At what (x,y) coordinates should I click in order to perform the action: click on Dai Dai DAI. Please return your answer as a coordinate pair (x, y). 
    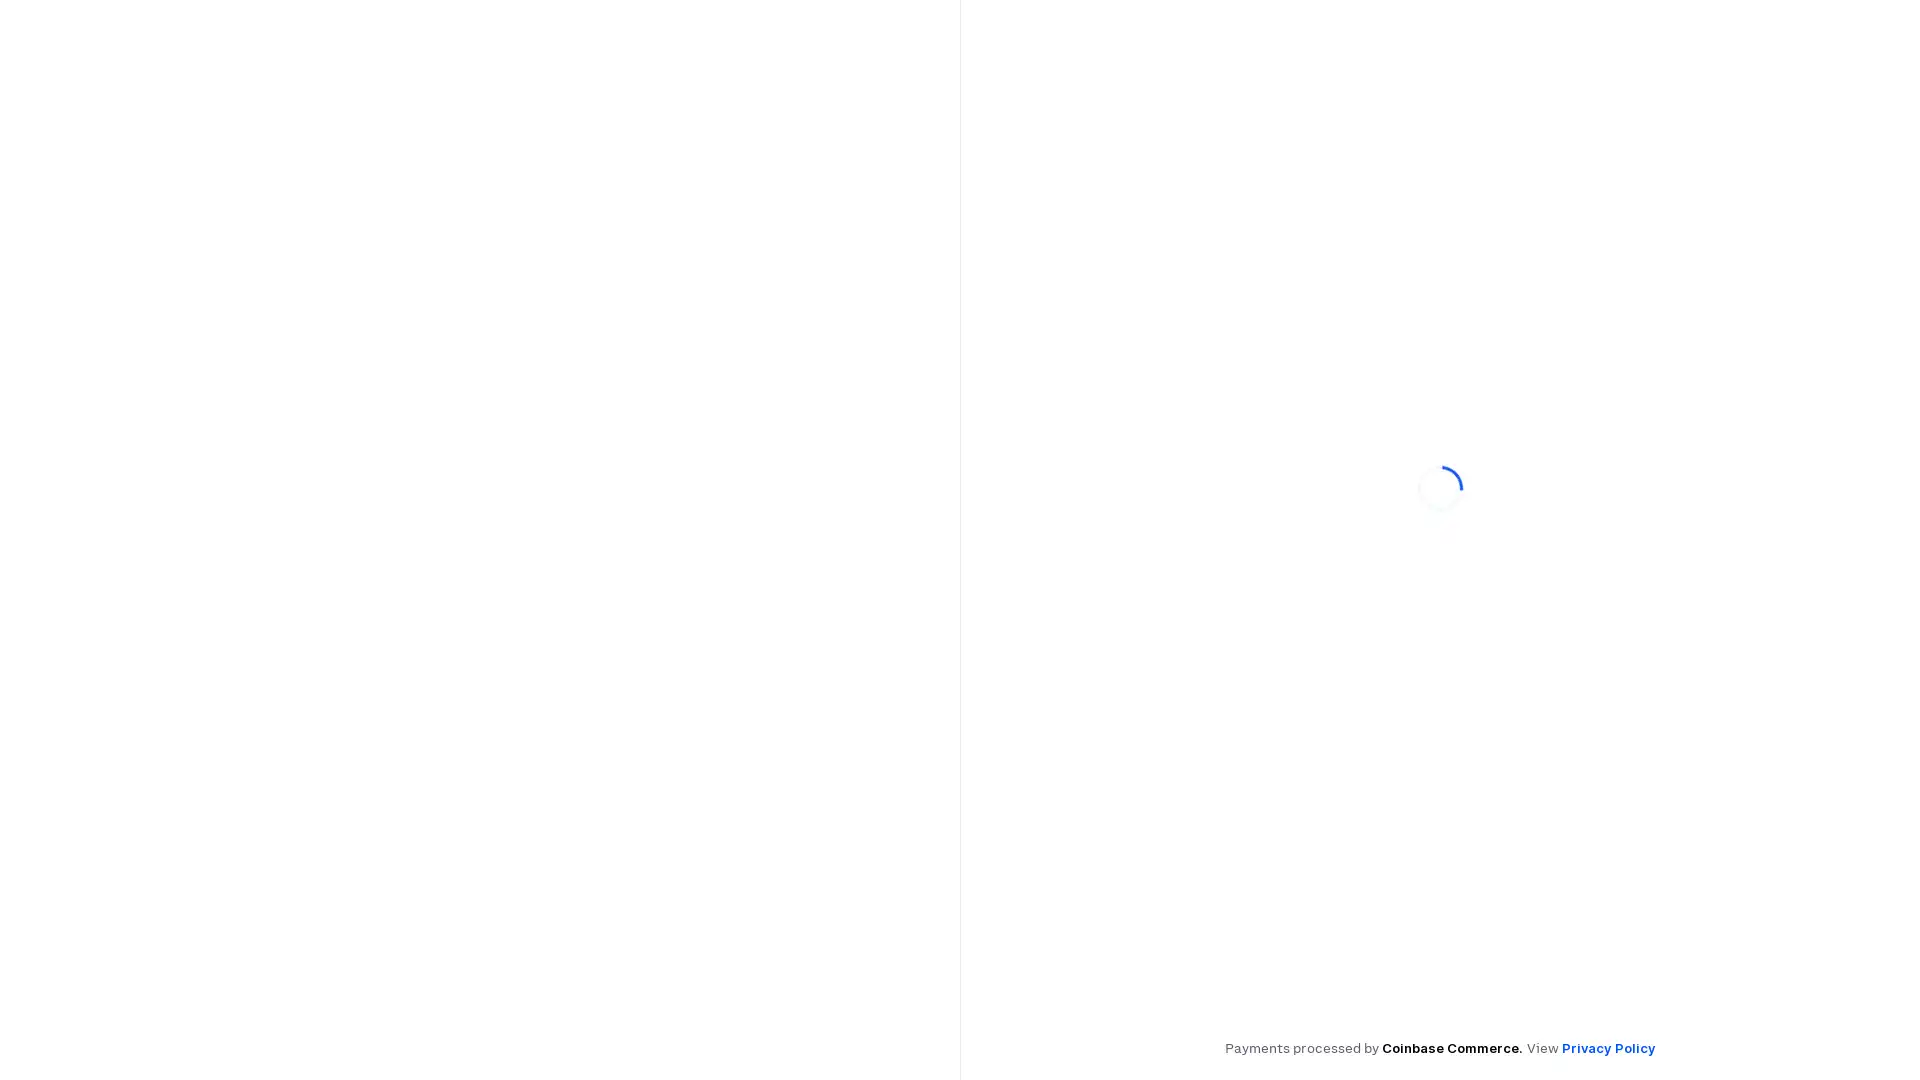
    Looking at the image, I should click on (1115, 531).